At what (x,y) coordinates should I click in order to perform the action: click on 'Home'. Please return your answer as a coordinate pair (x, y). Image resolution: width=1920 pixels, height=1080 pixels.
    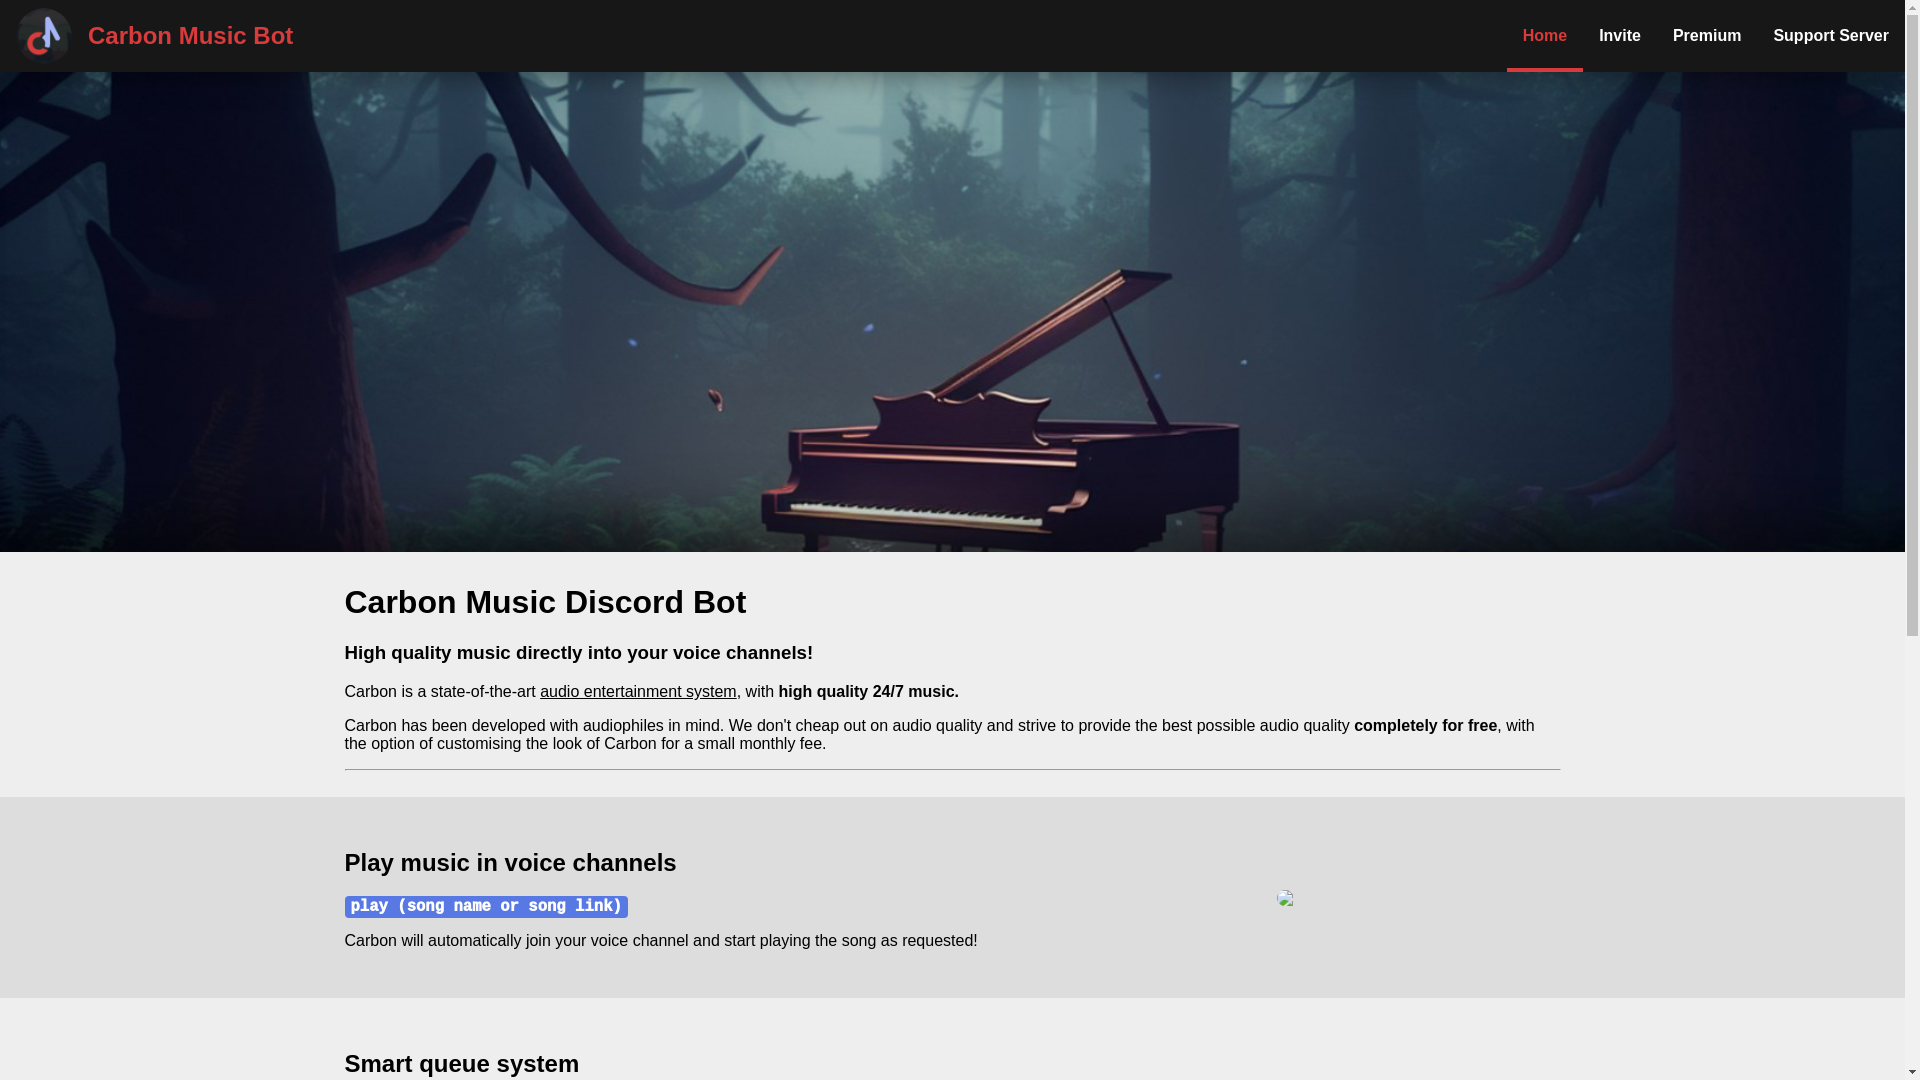
    Looking at the image, I should click on (1544, 35).